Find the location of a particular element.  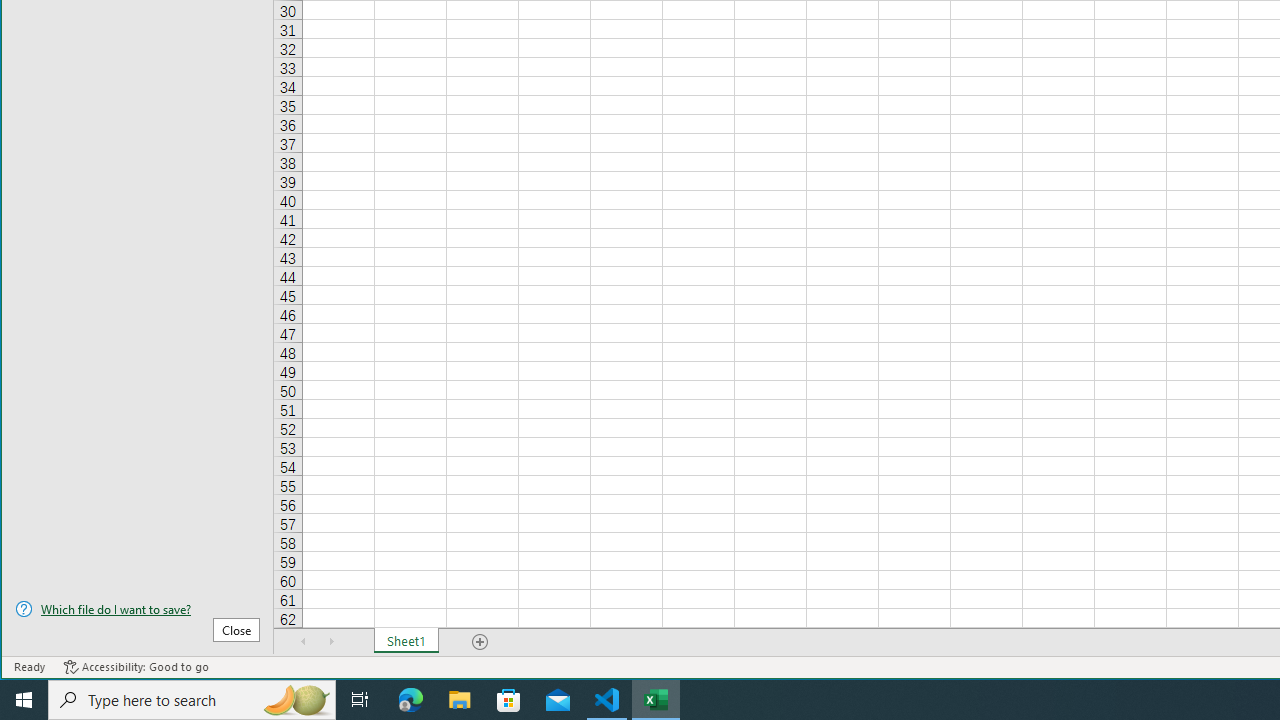

'Excel - 1 running window' is located at coordinates (656, 698).